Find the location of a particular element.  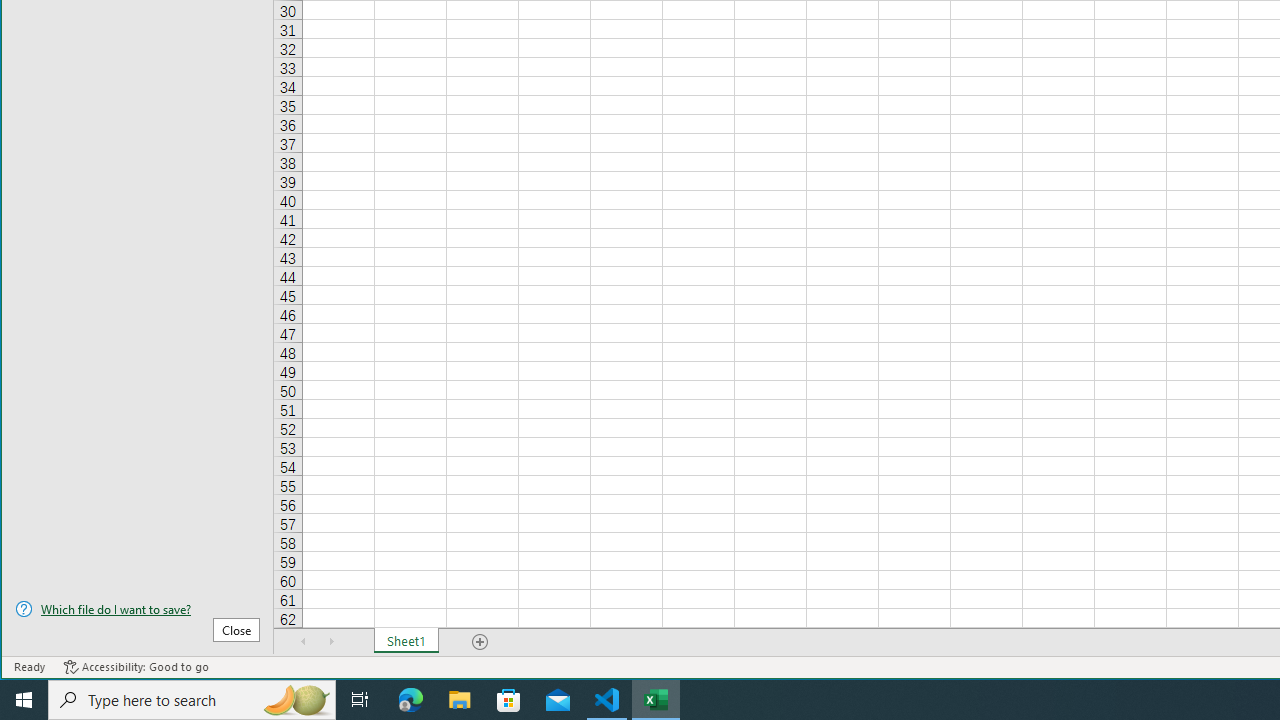

'Excel - 1 running window' is located at coordinates (656, 698).